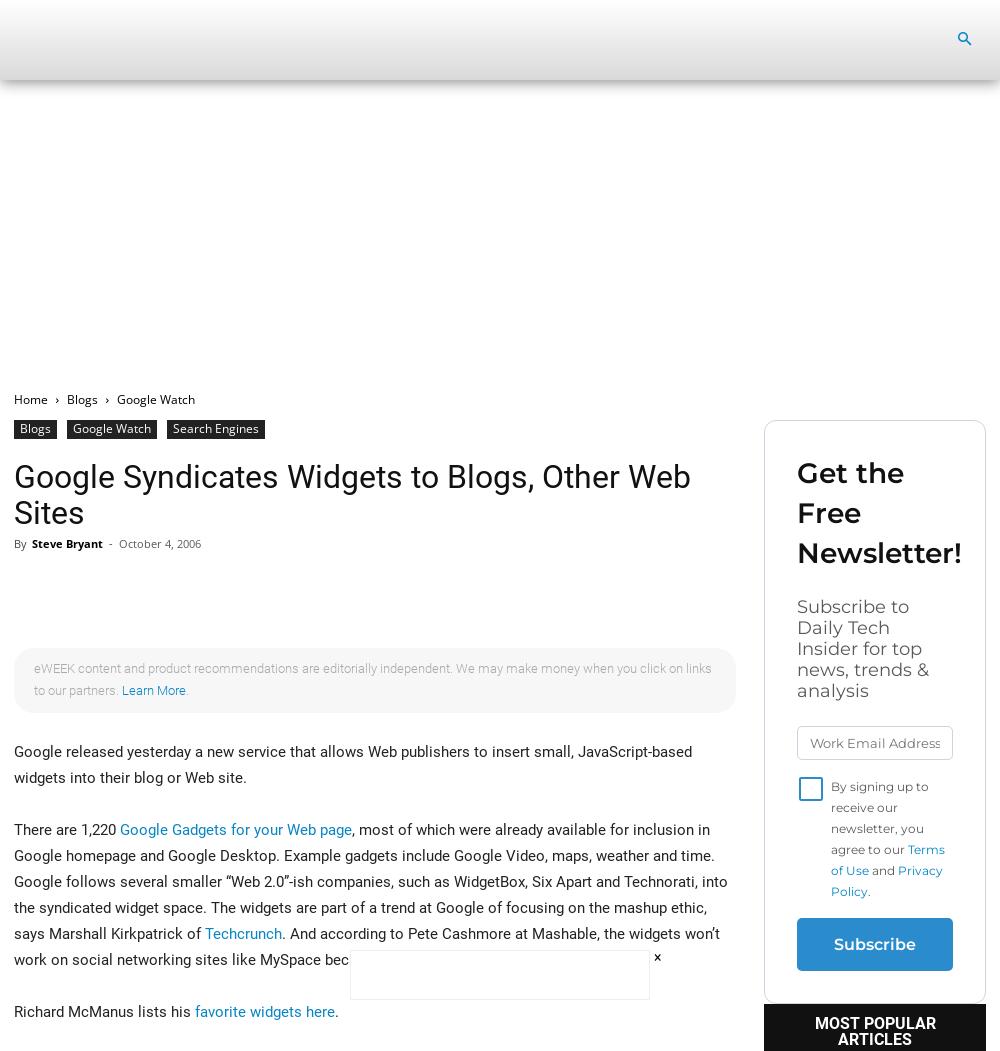 This screenshot has width=1000, height=1051. What do you see at coordinates (103, 1011) in the screenshot?
I see `'Richard McManus lists his'` at bounding box center [103, 1011].